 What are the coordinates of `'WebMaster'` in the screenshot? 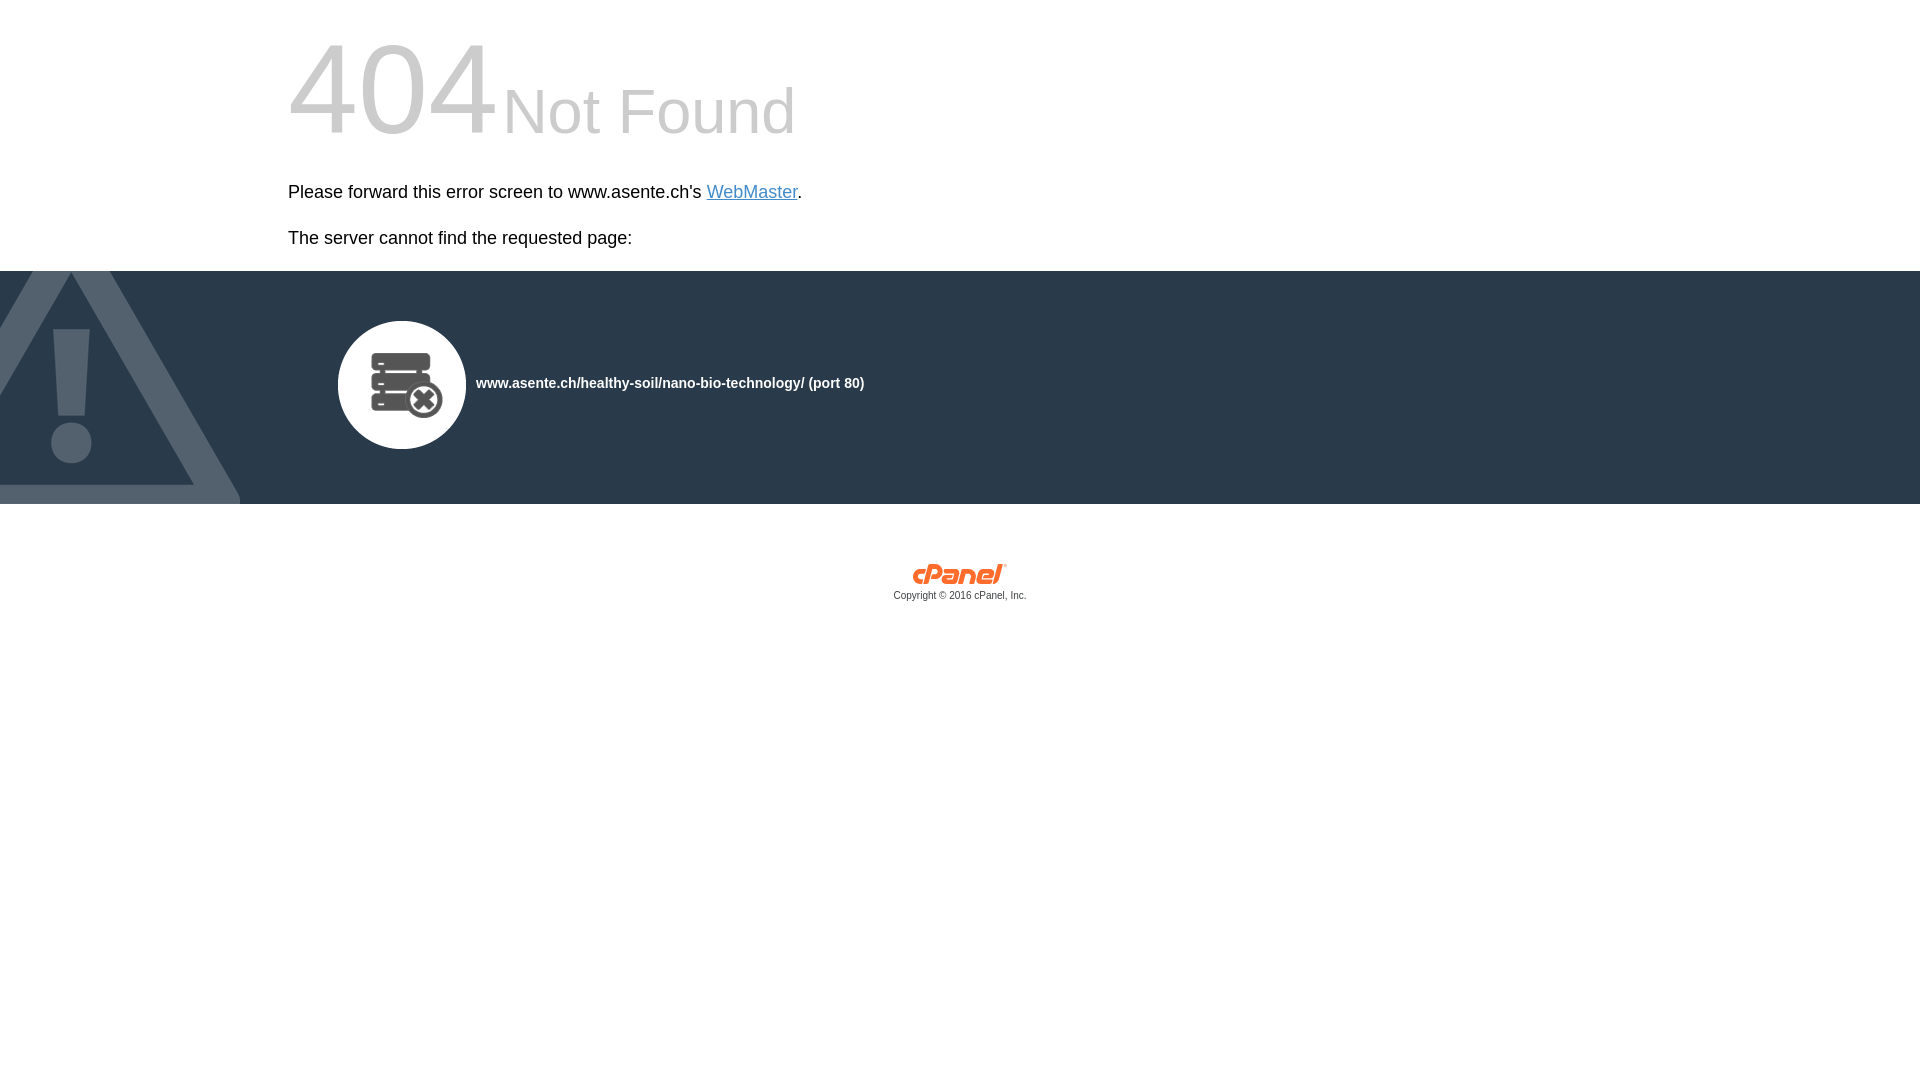 It's located at (706, 192).